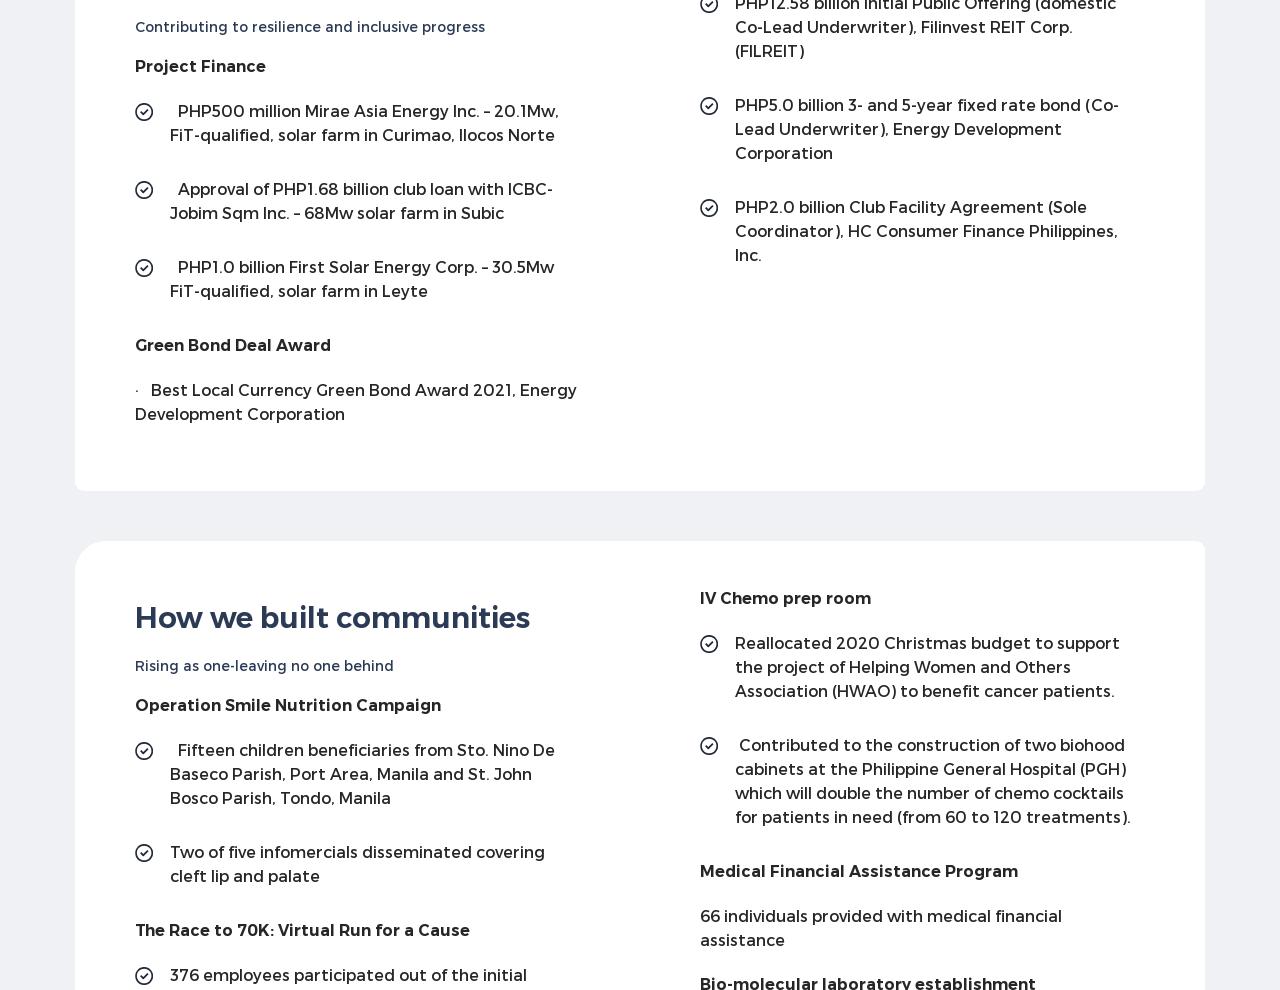 The image size is (1280, 990). What do you see at coordinates (232, 343) in the screenshot?
I see `'Green Bond Deal Award'` at bounding box center [232, 343].